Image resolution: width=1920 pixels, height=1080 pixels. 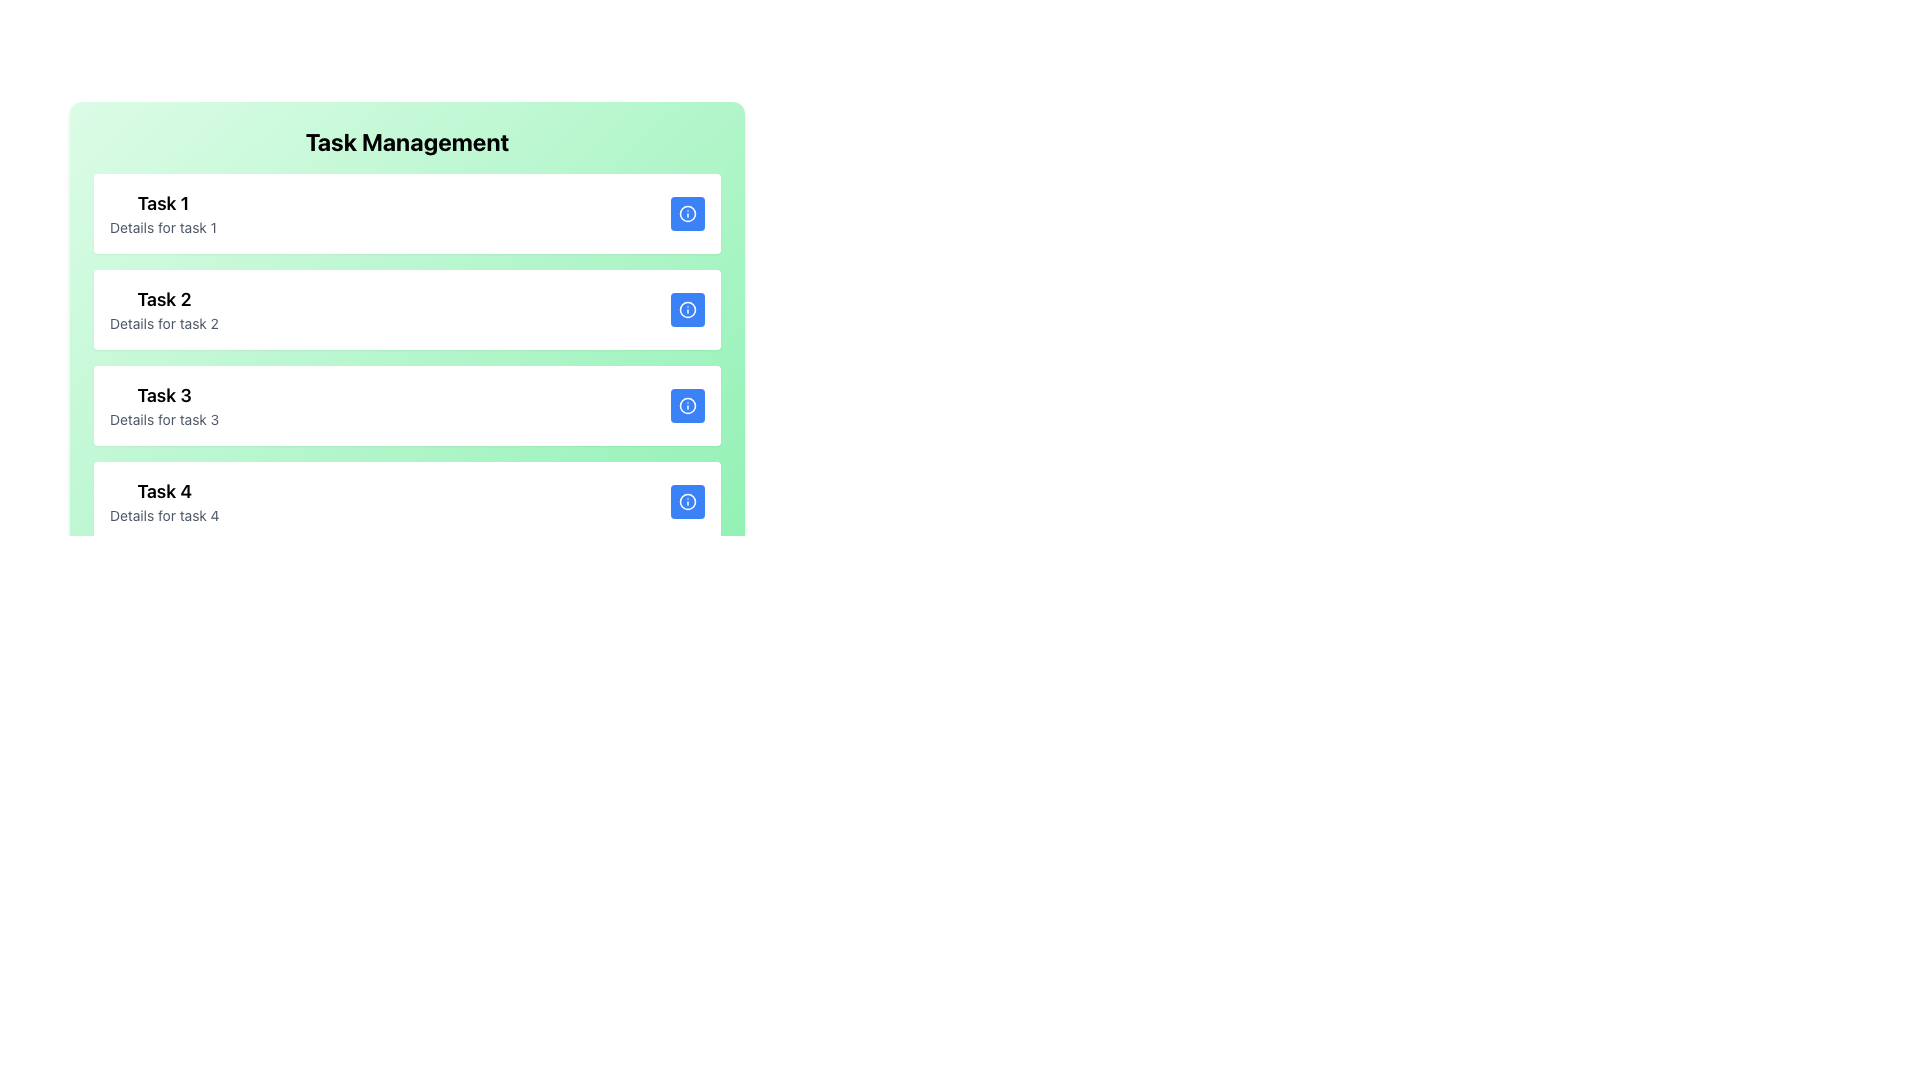 I want to click on the informational SVG icon element located in the second row of the task list, aligned to the right of 'Task 2', so click(x=687, y=309).